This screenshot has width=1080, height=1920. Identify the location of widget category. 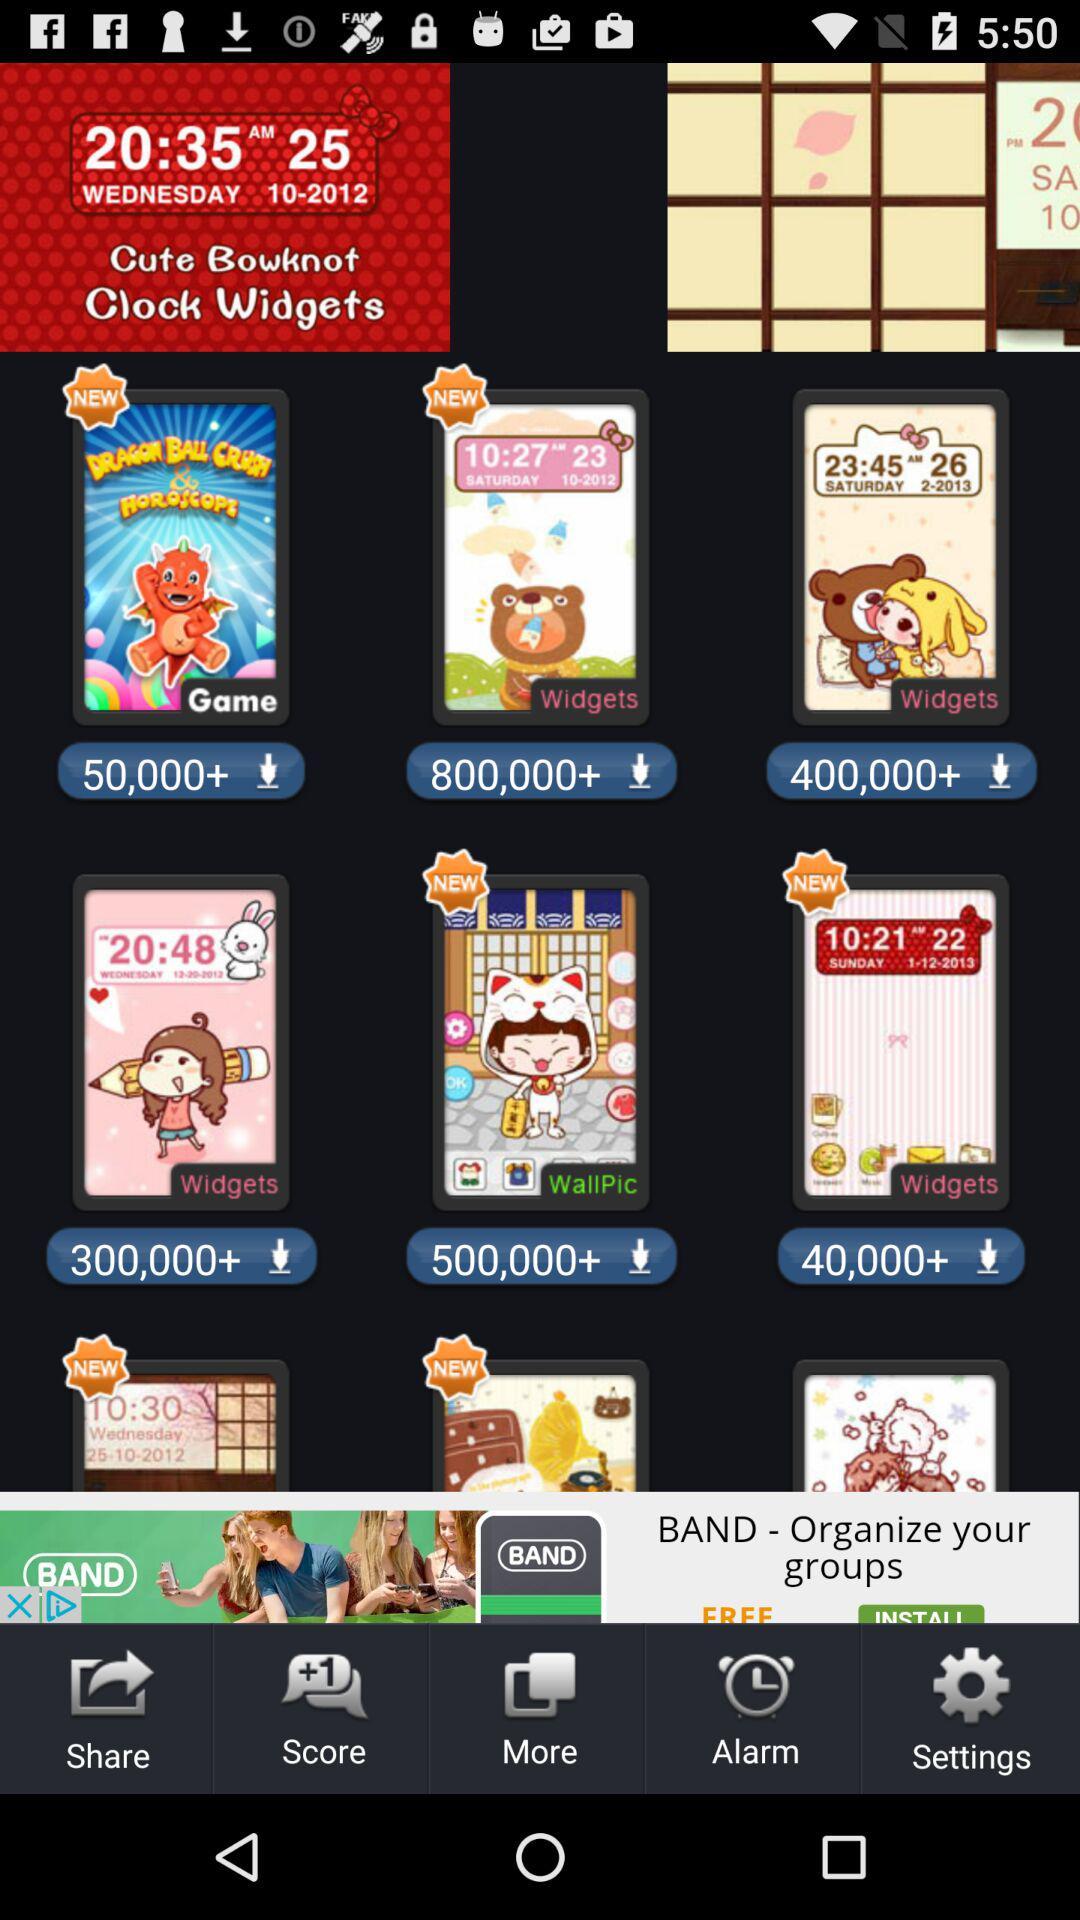
(1064, 207).